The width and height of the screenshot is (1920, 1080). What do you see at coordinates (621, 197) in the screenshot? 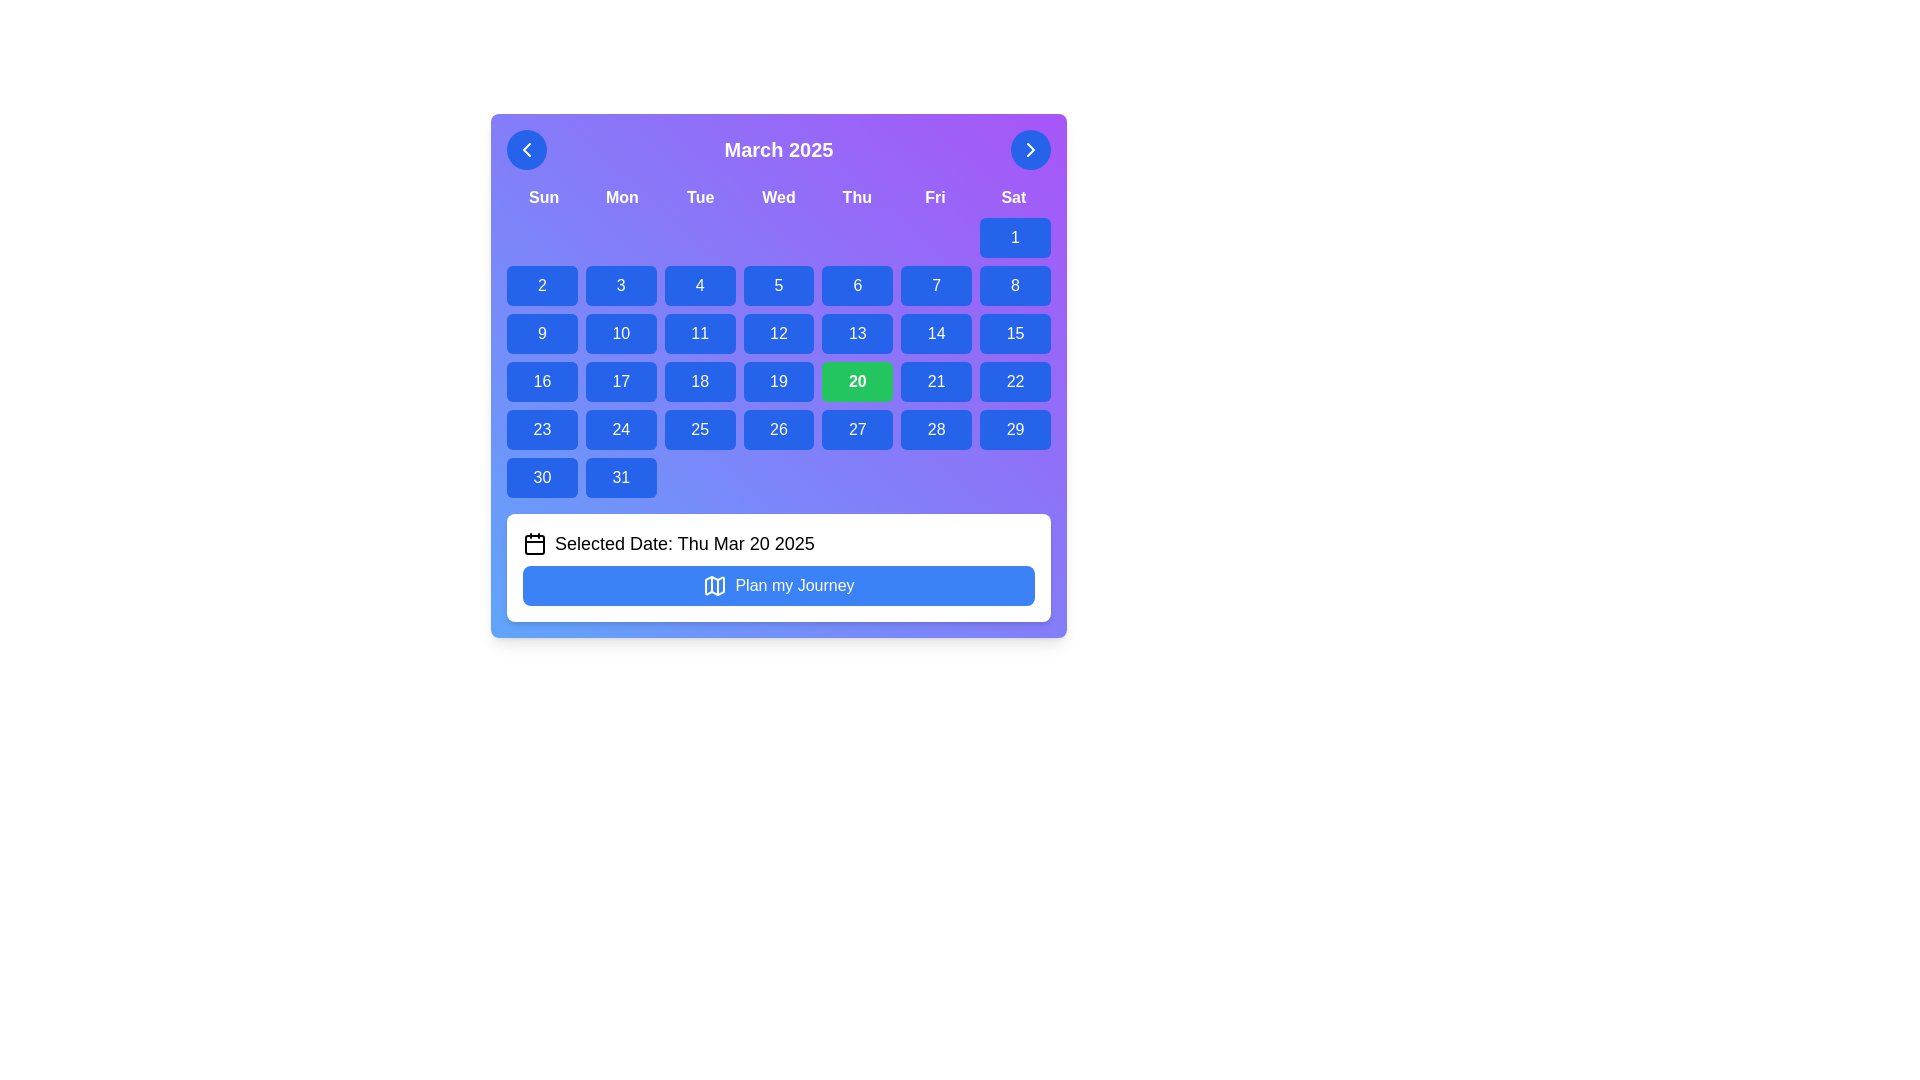
I see `the text label displaying 'Mon', which is the second item in a sequence of weekday abbreviations on the calendar interface` at bounding box center [621, 197].